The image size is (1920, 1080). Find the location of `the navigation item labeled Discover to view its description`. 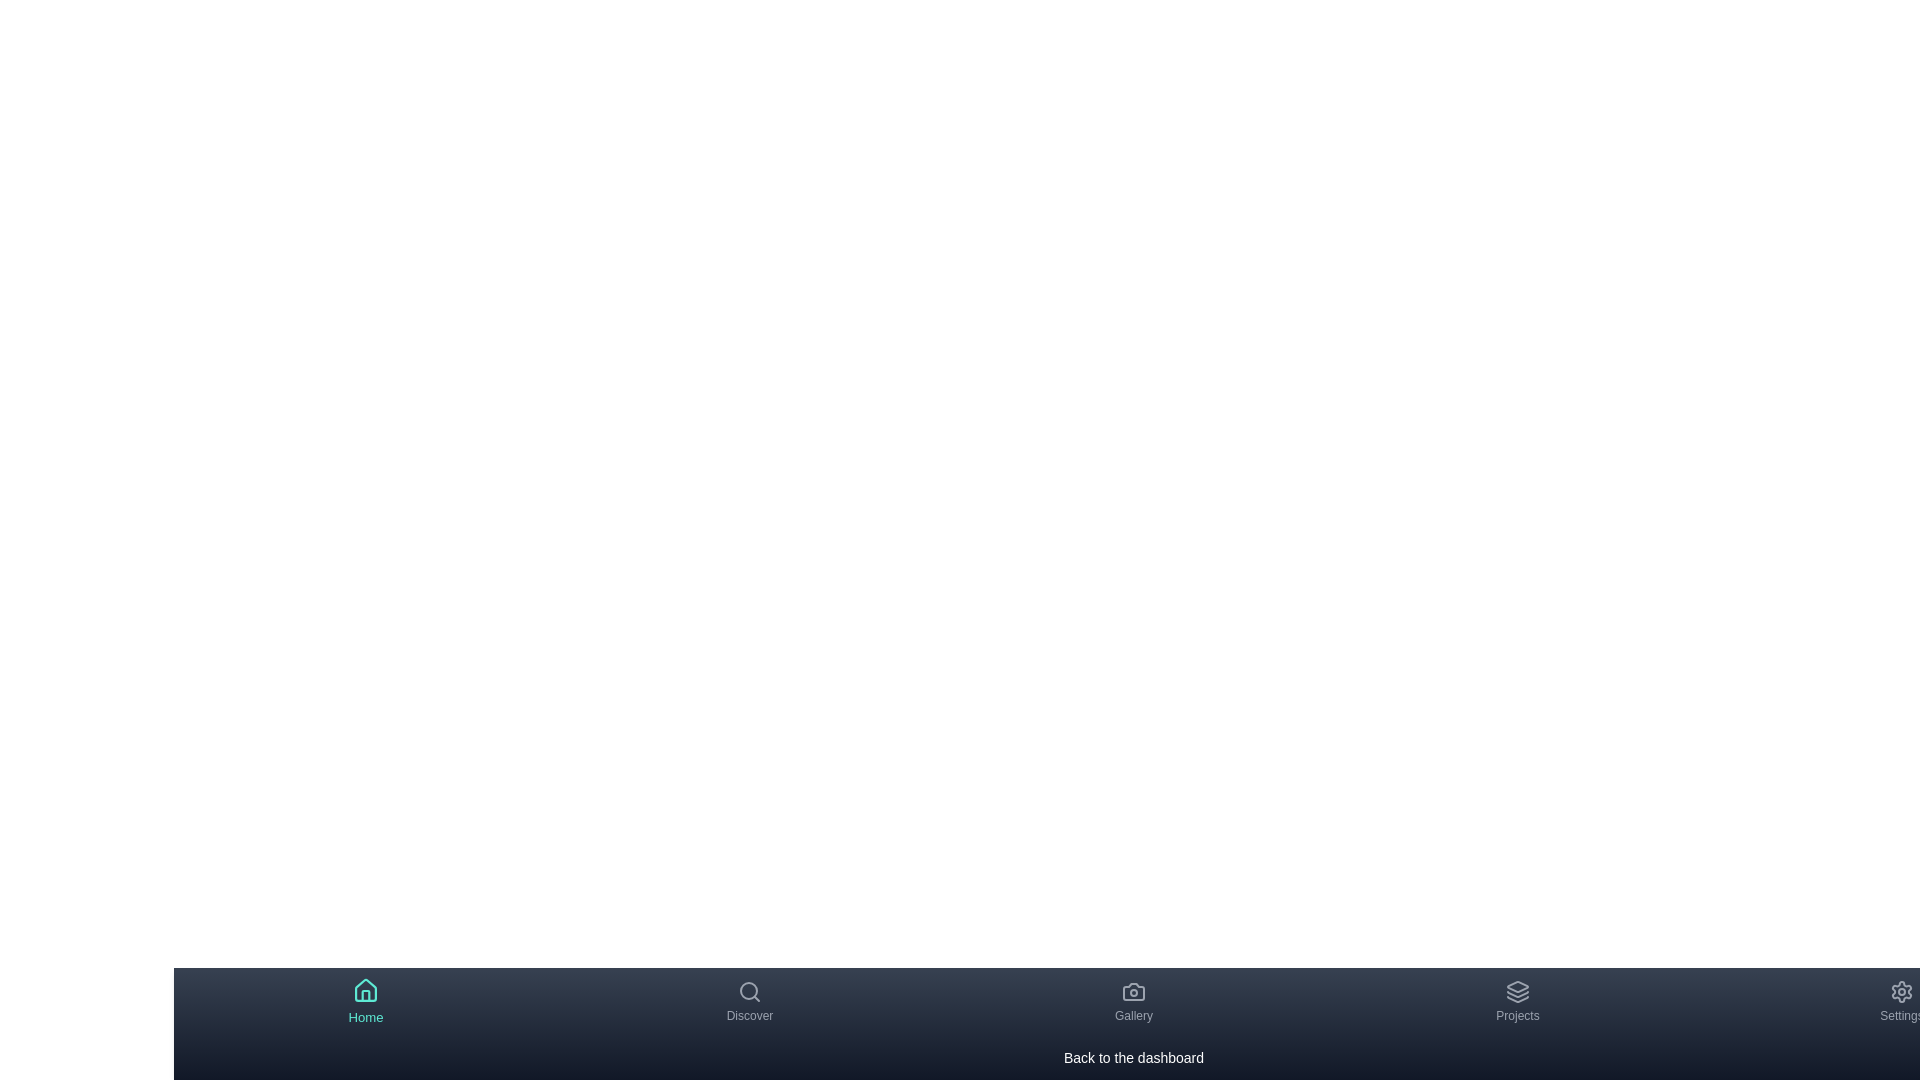

the navigation item labeled Discover to view its description is located at coordinates (748, 1002).